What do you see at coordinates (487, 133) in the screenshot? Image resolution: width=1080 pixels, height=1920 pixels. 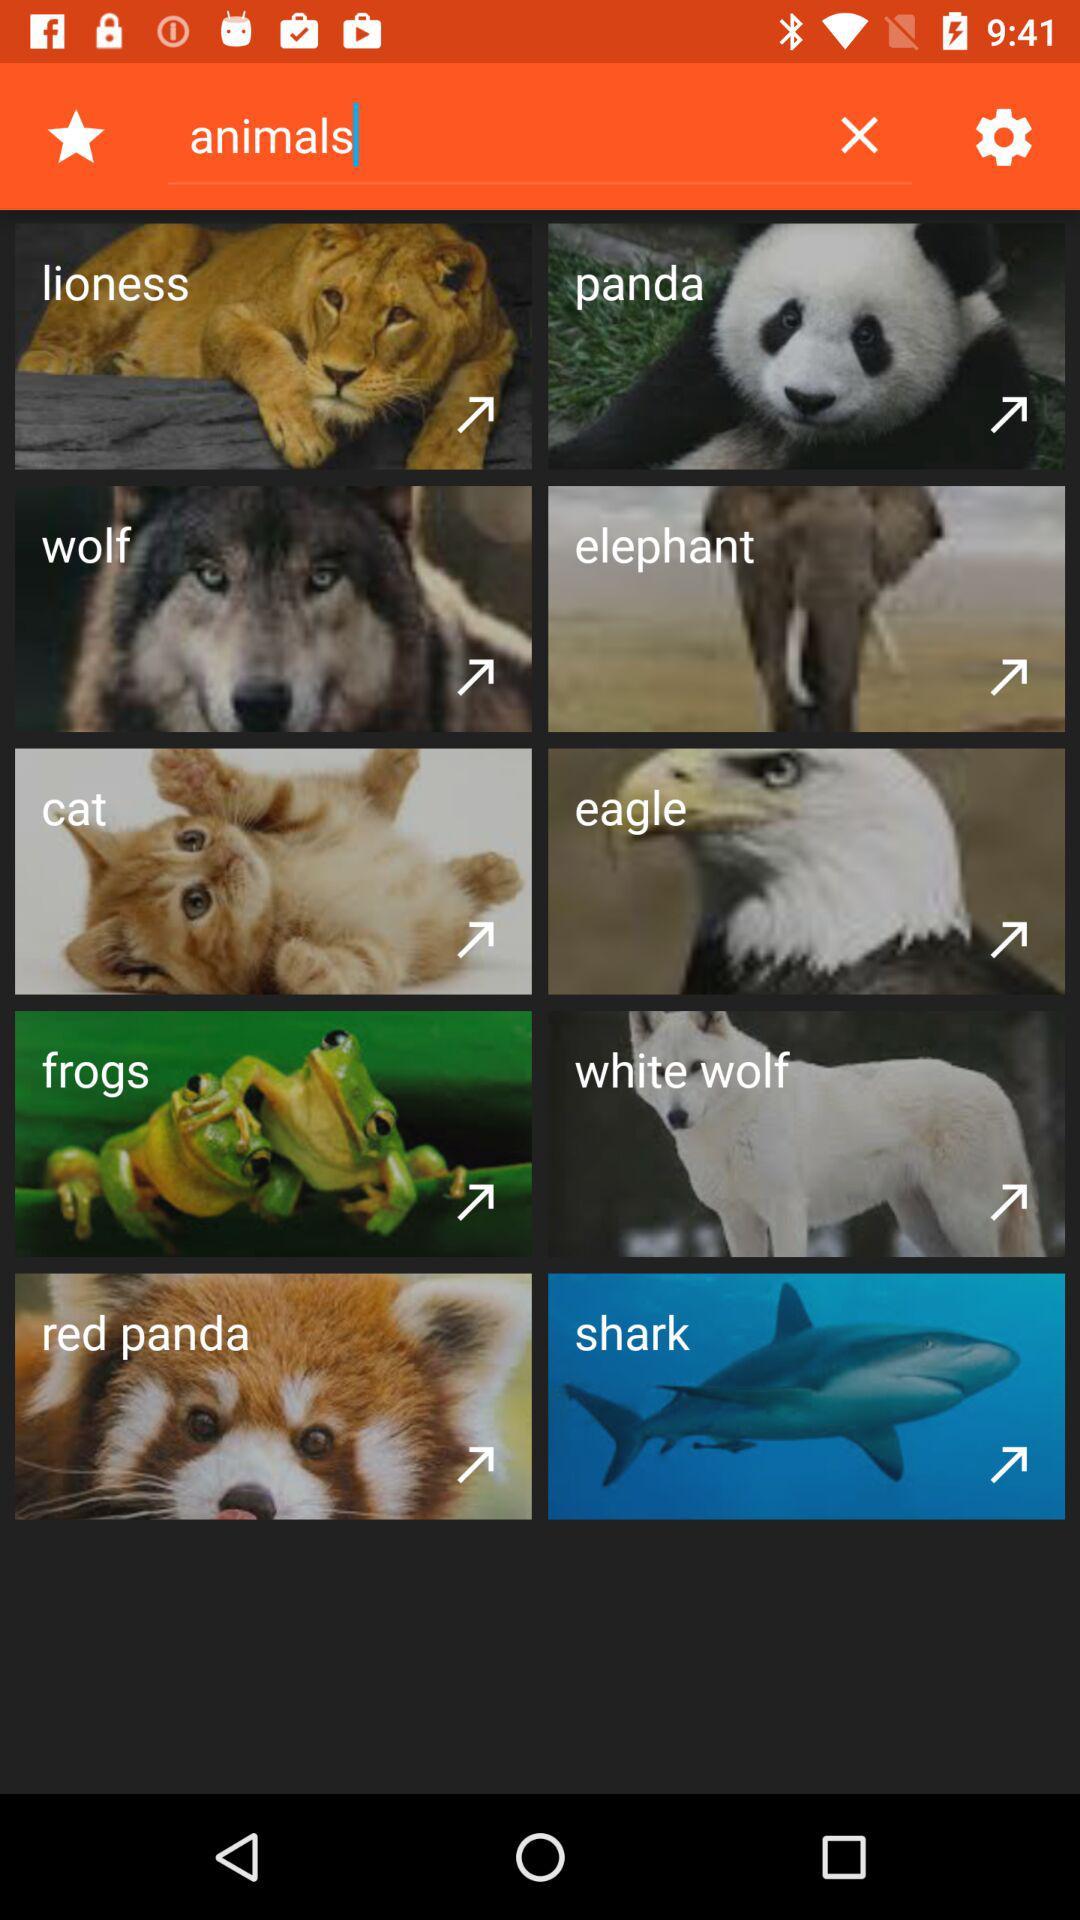 I see `the animals item` at bounding box center [487, 133].